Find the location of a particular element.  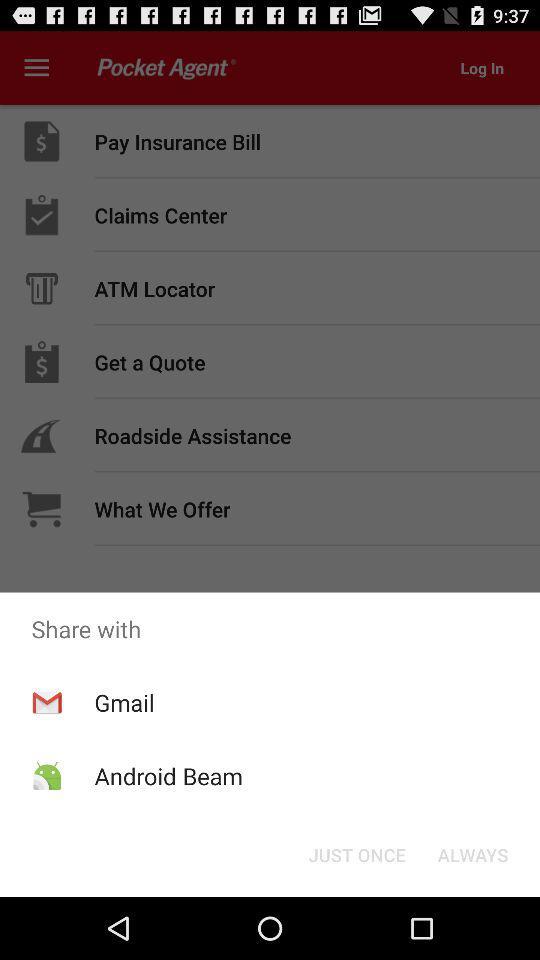

the icon to the right of the just once icon is located at coordinates (472, 853).